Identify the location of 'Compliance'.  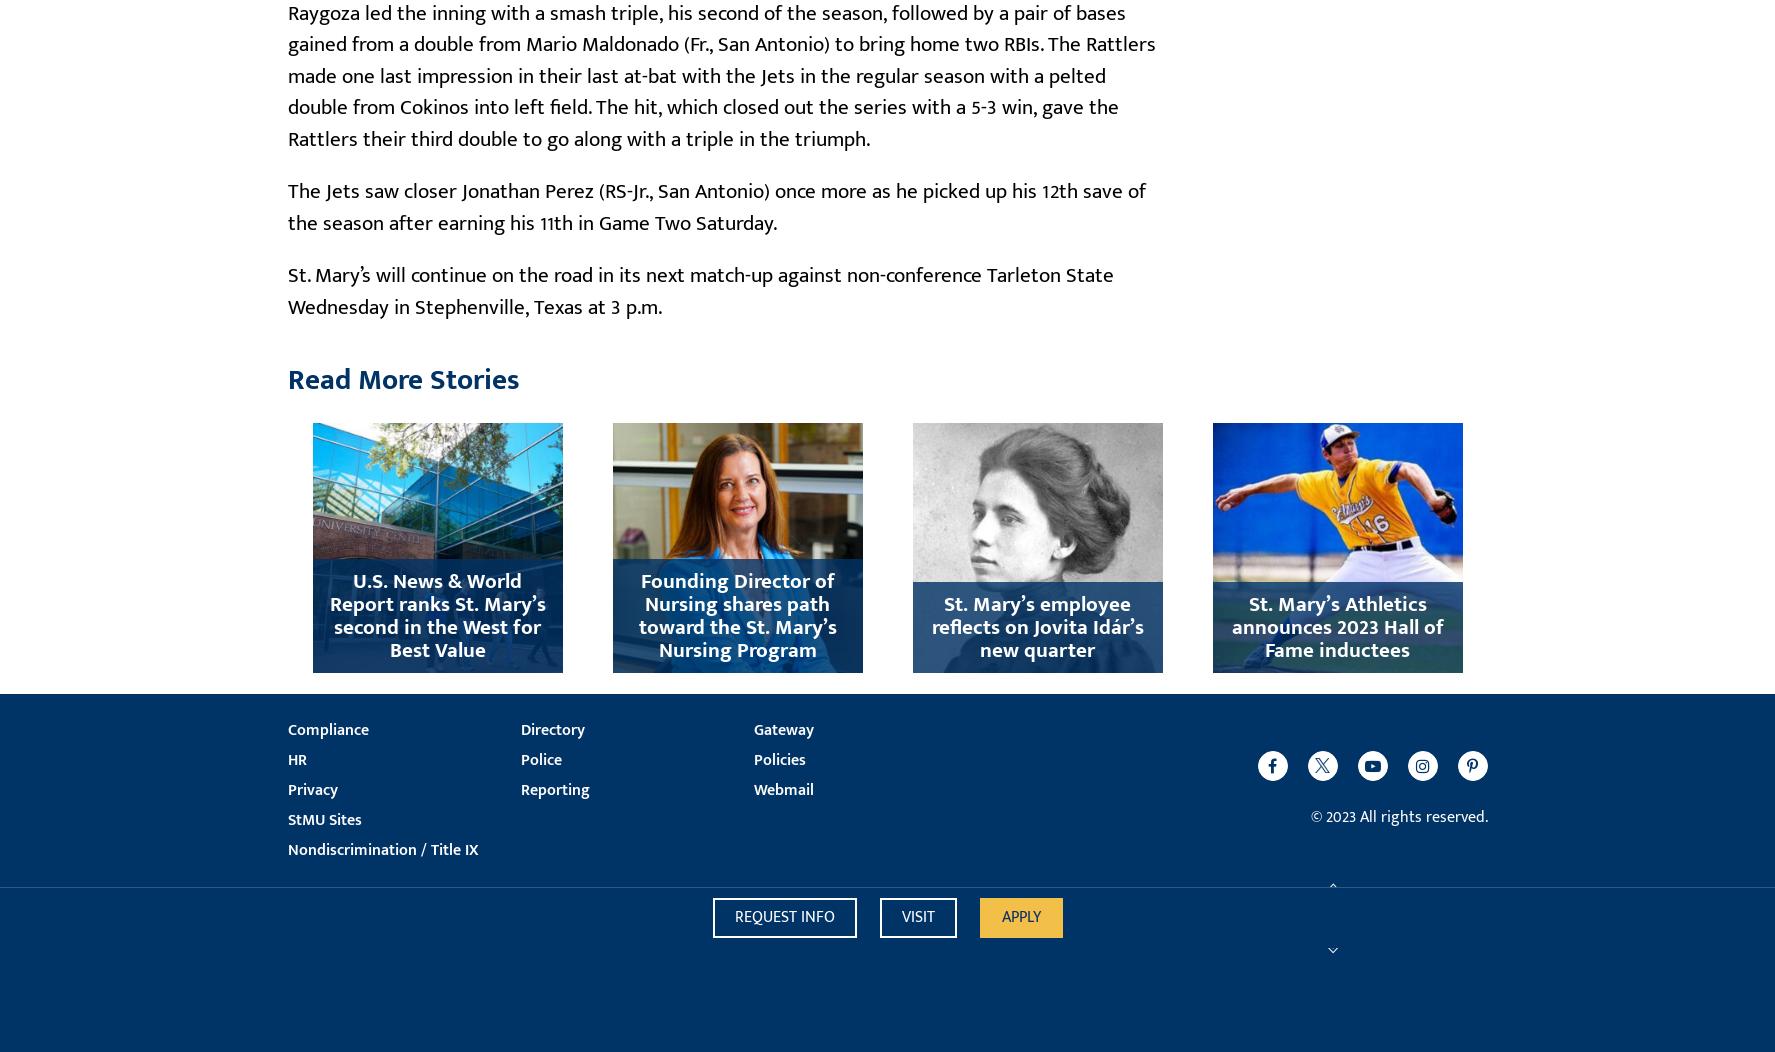
(326, 729).